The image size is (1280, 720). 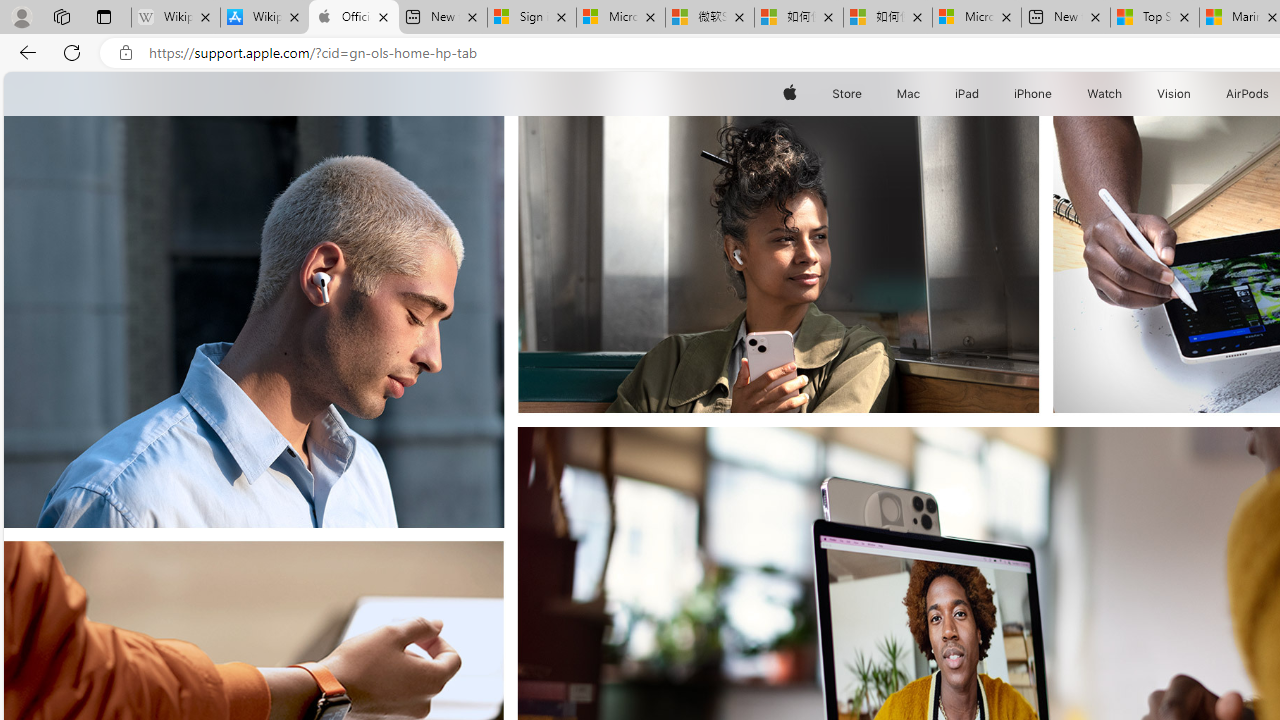 I want to click on 'iPad menu', so click(x=983, y=93).